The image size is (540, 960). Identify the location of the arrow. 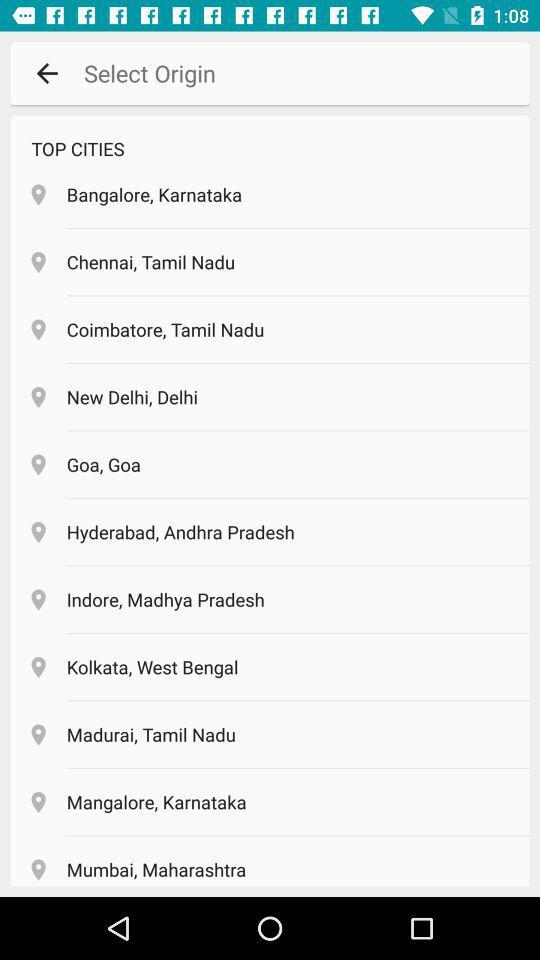
(47, 73).